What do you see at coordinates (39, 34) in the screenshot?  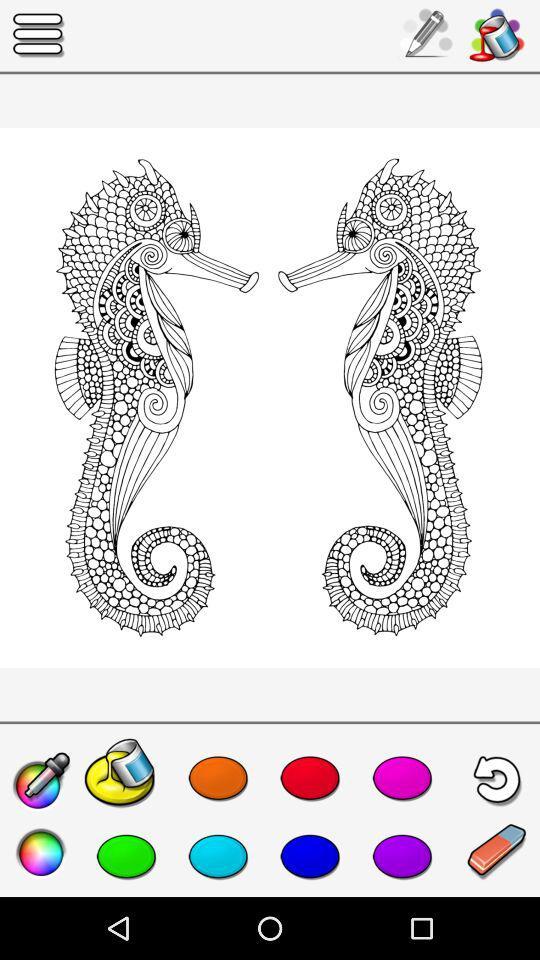 I see `the menu icon` at bounding box center [39, 34].